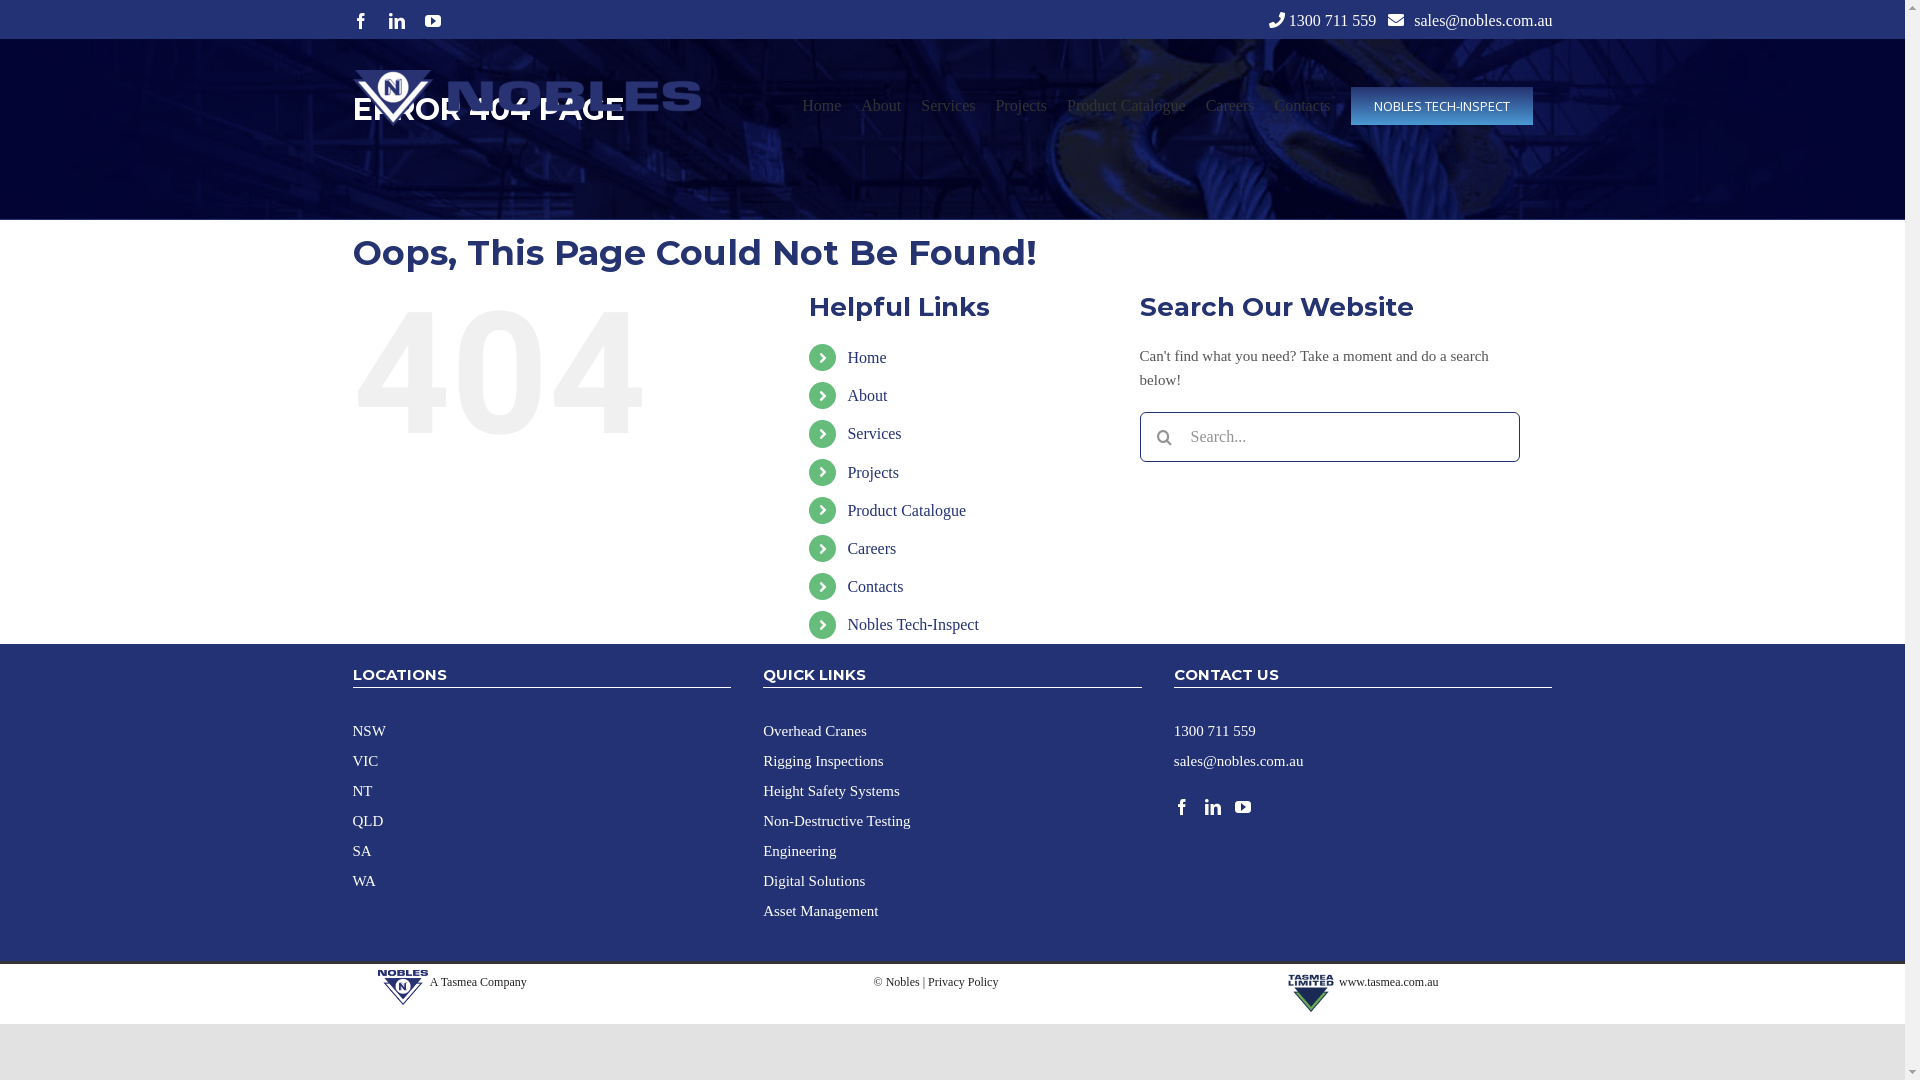  I want to click on 'Careers', so click(1204, 105).